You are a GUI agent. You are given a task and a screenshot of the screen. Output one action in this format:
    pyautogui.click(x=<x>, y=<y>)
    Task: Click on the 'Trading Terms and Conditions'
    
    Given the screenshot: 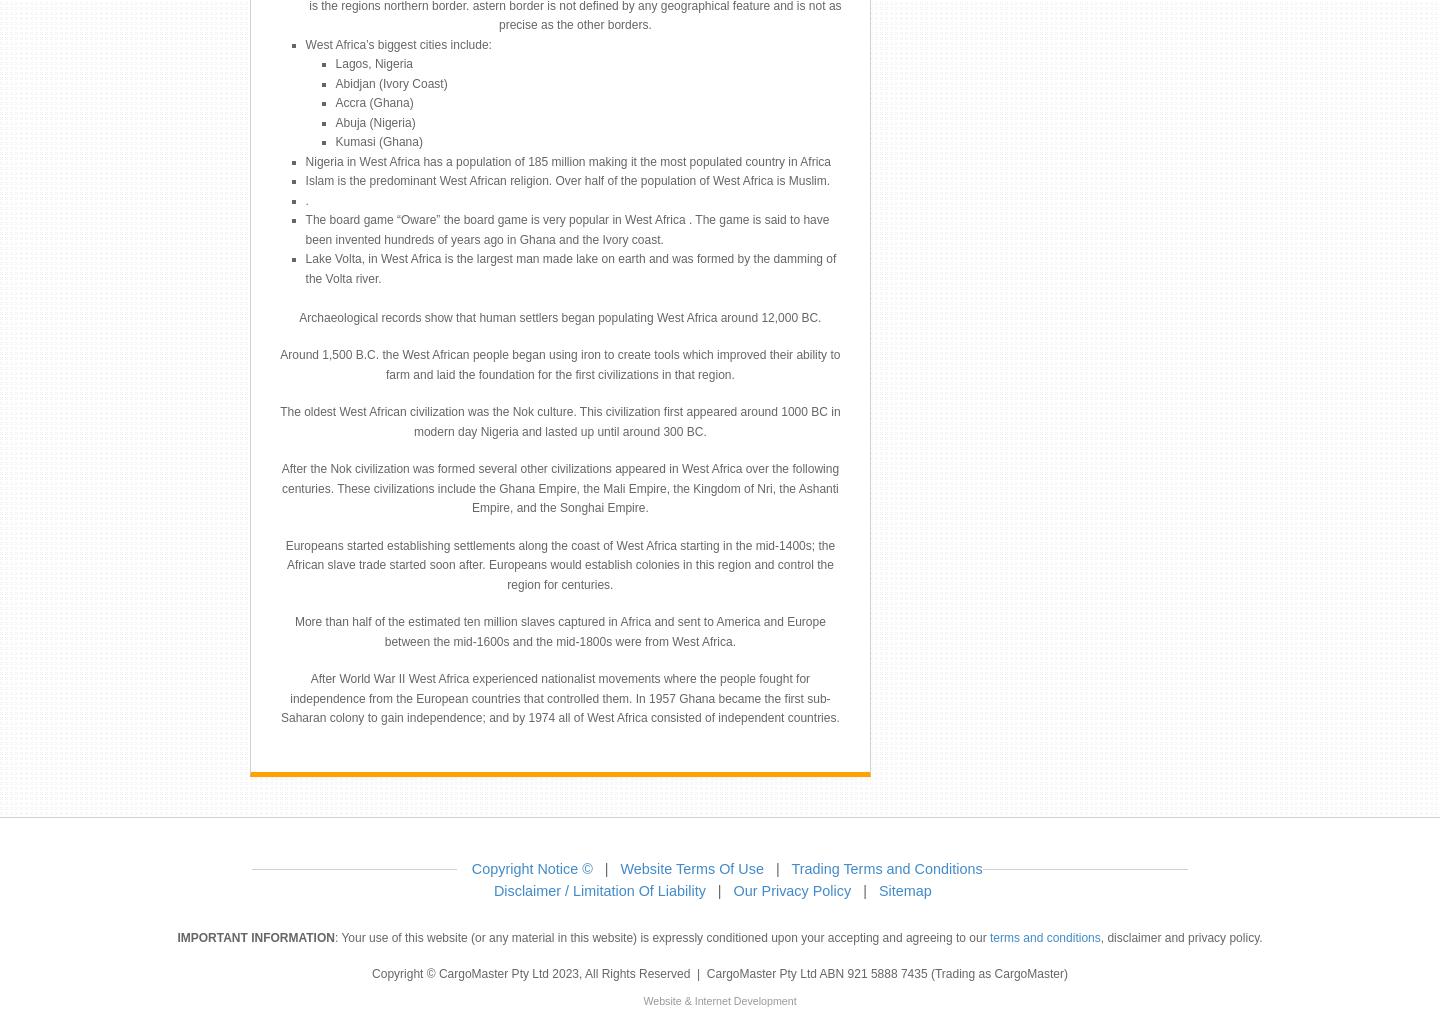 What is the action you would take?
    pyautogui.click(x=885, y=867)
    